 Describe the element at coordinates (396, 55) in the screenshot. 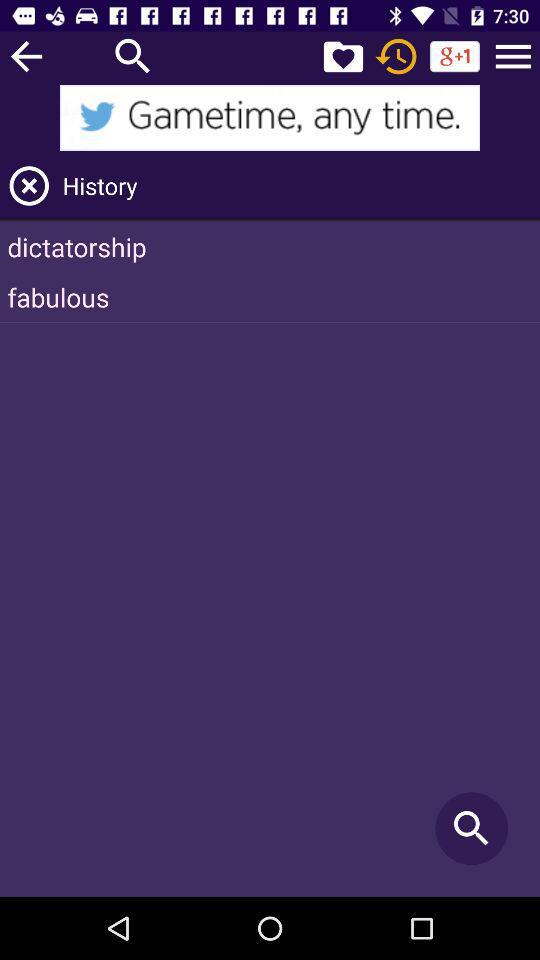

I see `recents` at that location.